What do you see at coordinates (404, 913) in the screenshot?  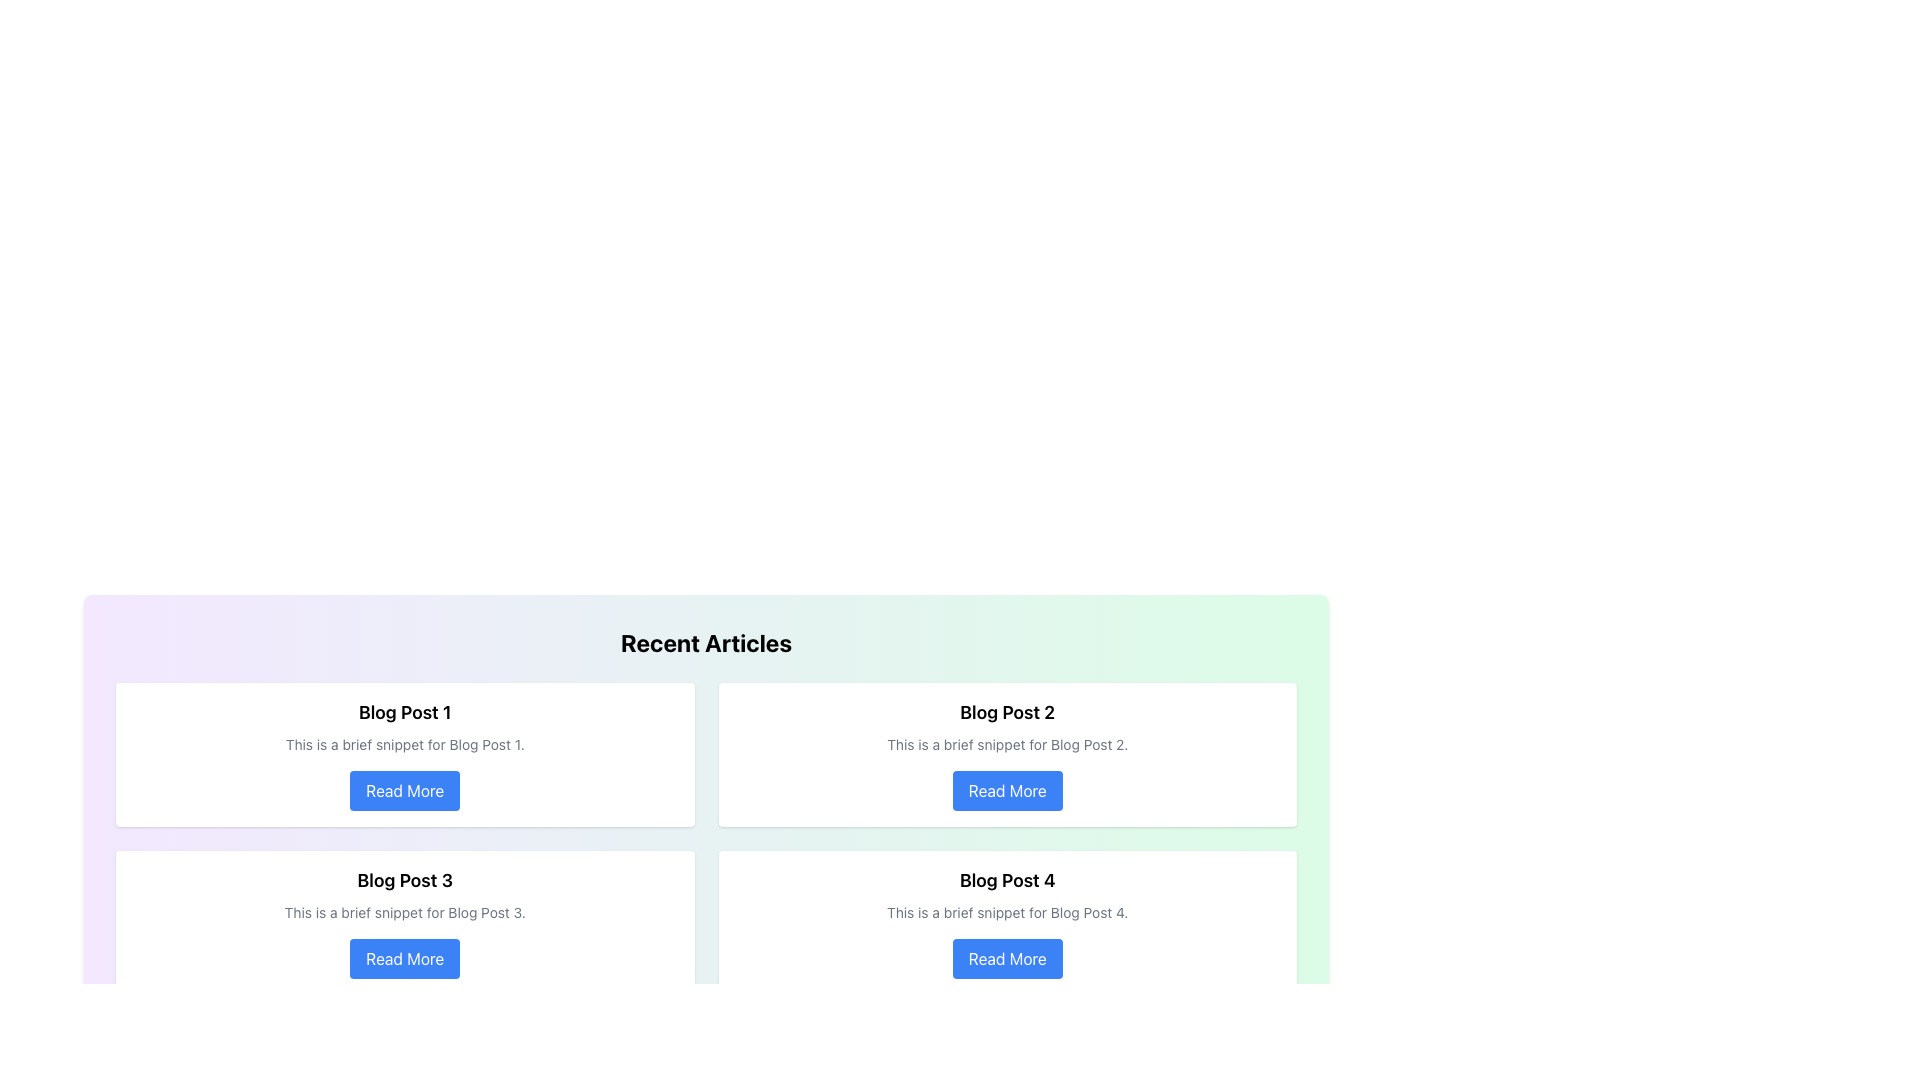 I see `the text display element that reads 'This is a brief snippet for Blog Post 3.', styled in small gray text, located centrally below the title 'Blog Post 3'` at bounding box center [404, 913].